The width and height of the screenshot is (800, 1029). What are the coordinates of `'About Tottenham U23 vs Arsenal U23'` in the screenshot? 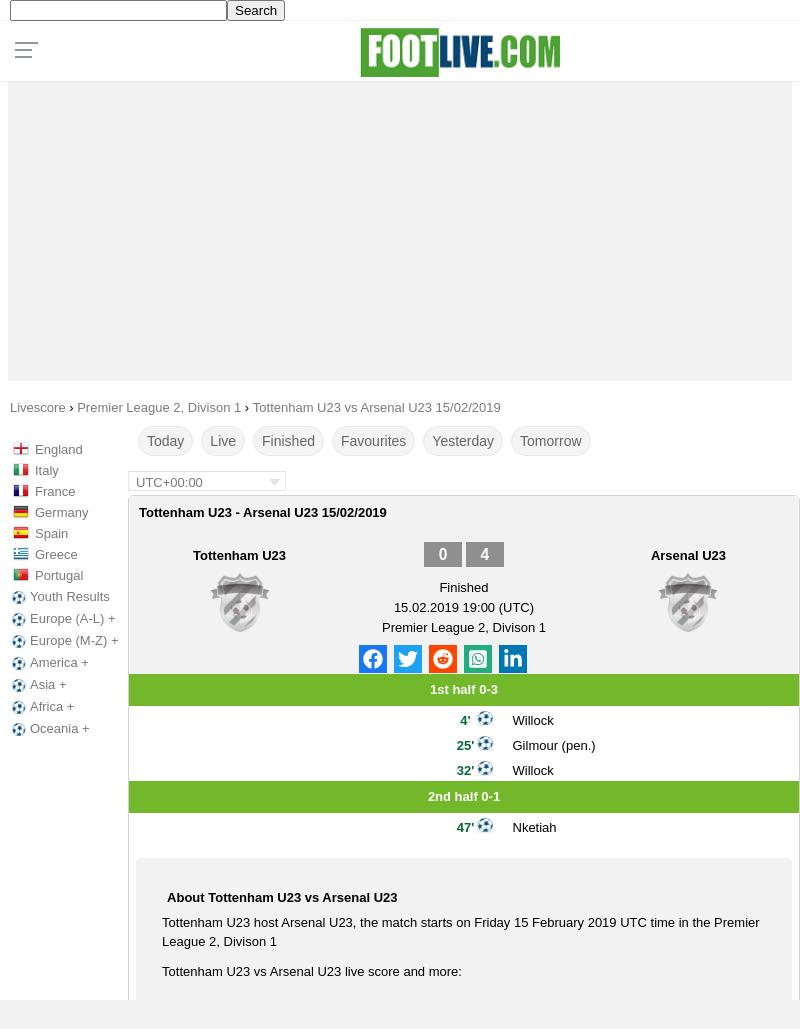 It's located at (282, 897).